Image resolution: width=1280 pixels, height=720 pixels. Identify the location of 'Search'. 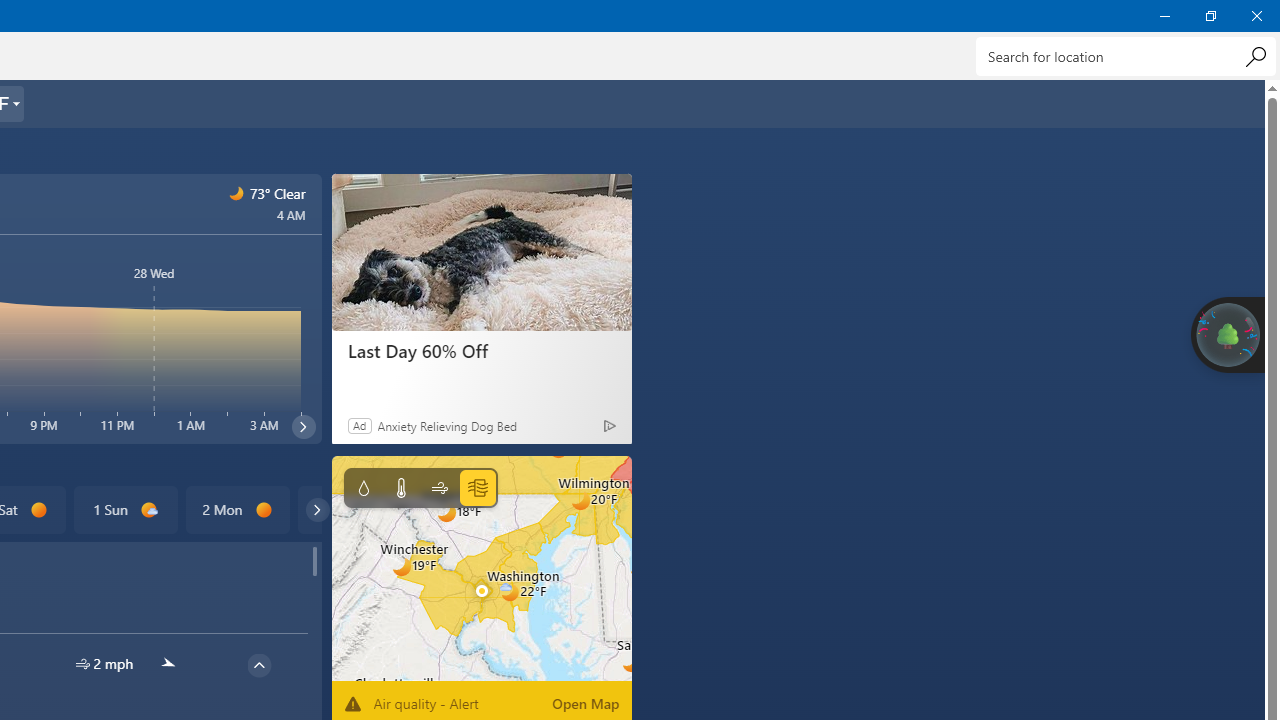
(1254, 55).